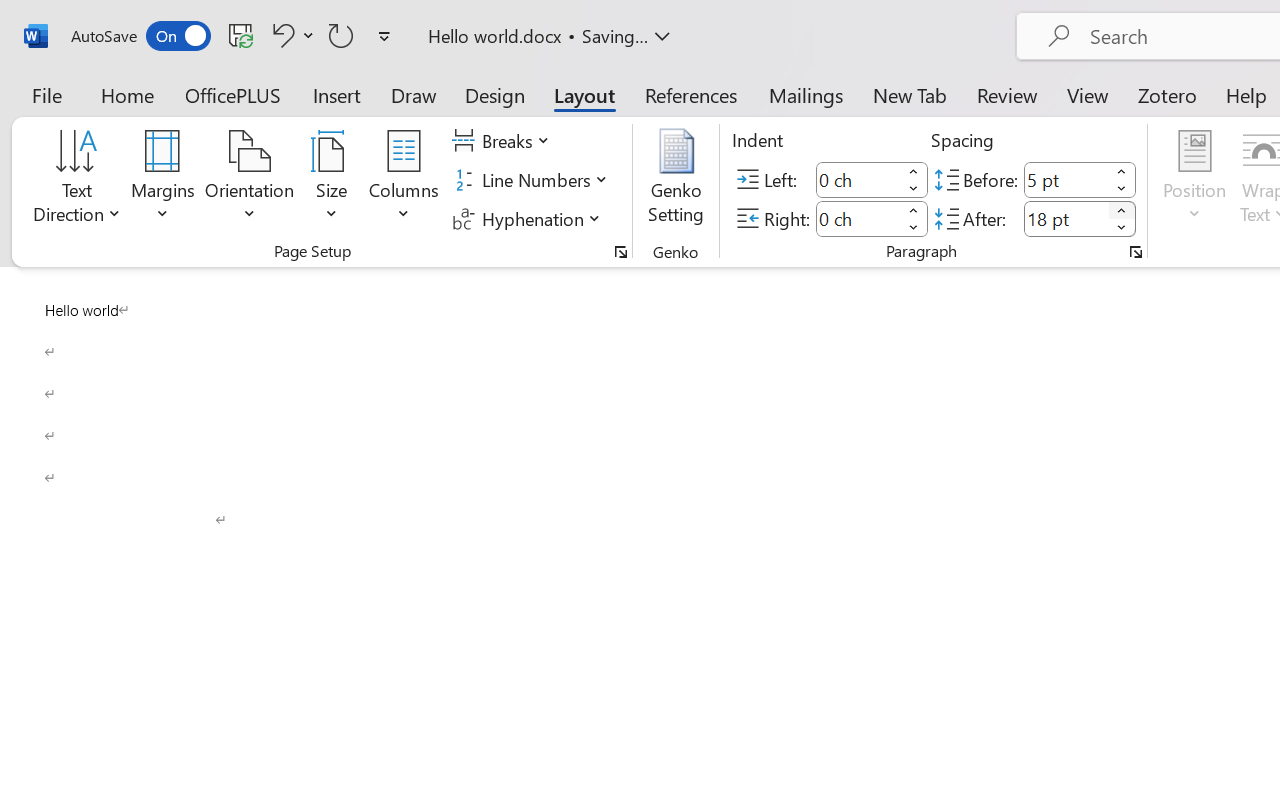 The height and width of the screenshot is (800, 1280). Describe the element at coordinates (240, 34) in the screenshot. I see `'Save'` at that location.